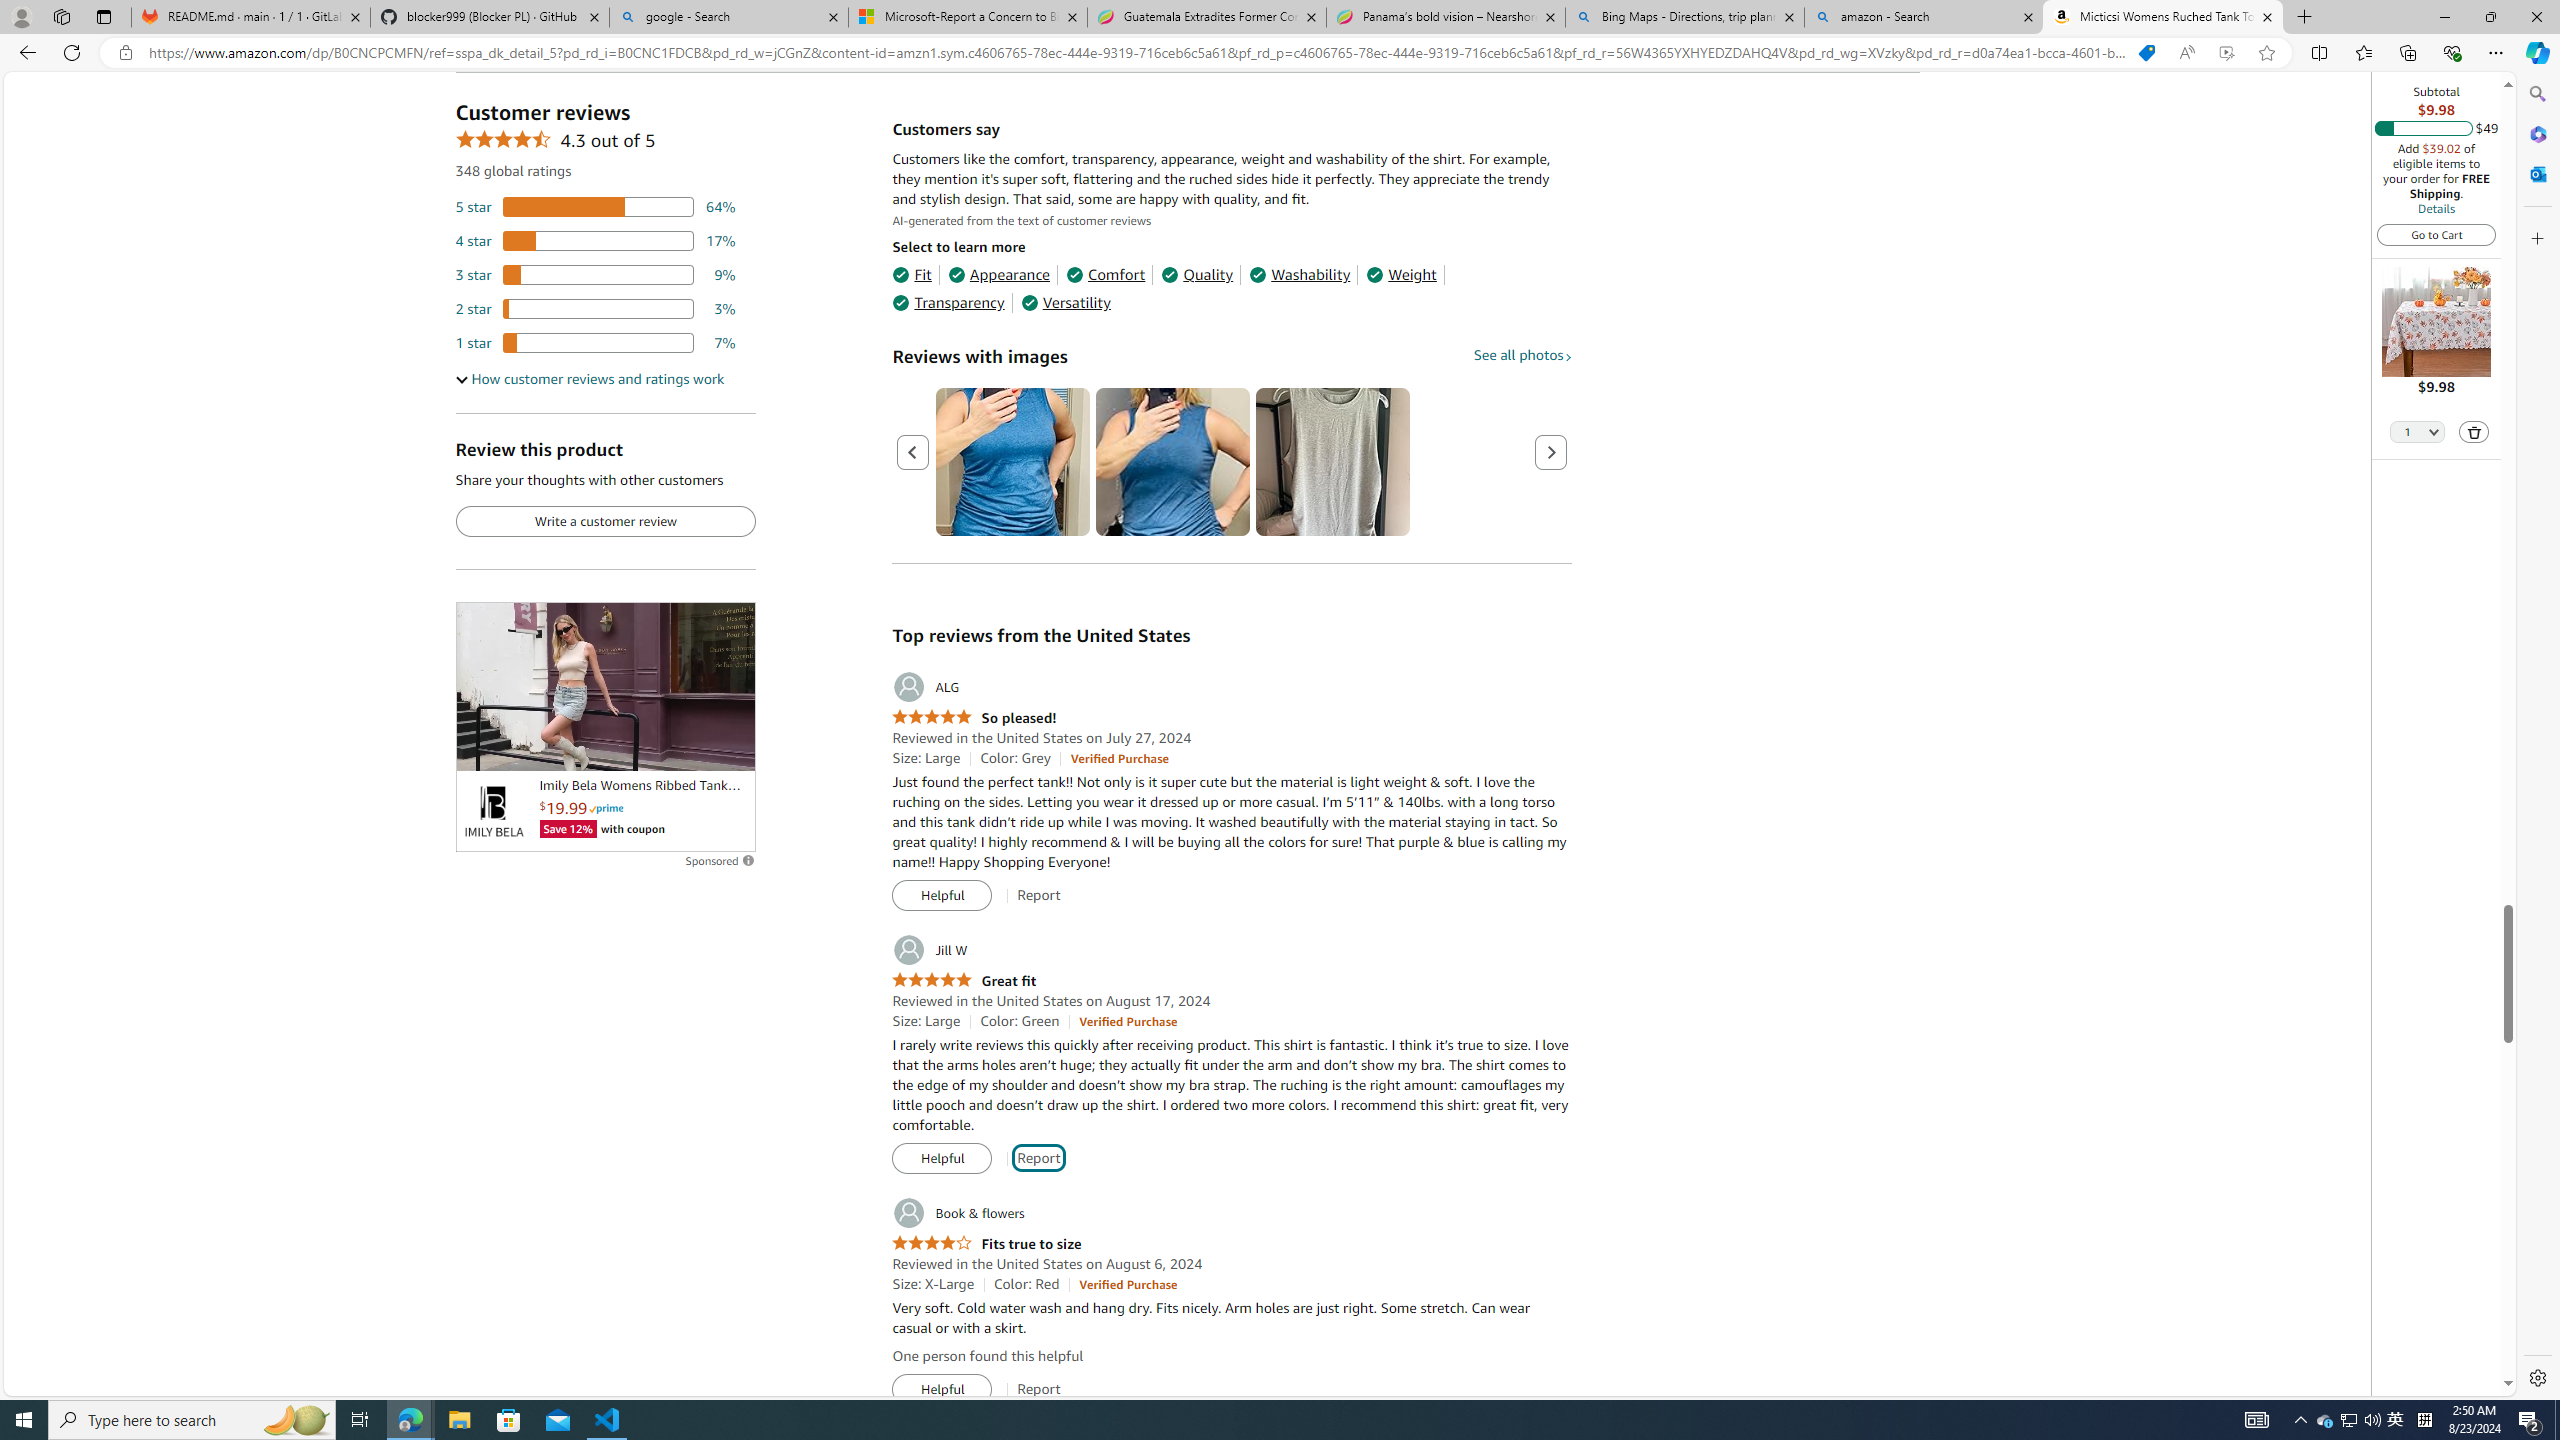 The image size is (2560, 1440). Describe the element at coordinates (974, 717) in the screenshot. I see `'5.0 out of 5 stars So pleased!'` at that location.